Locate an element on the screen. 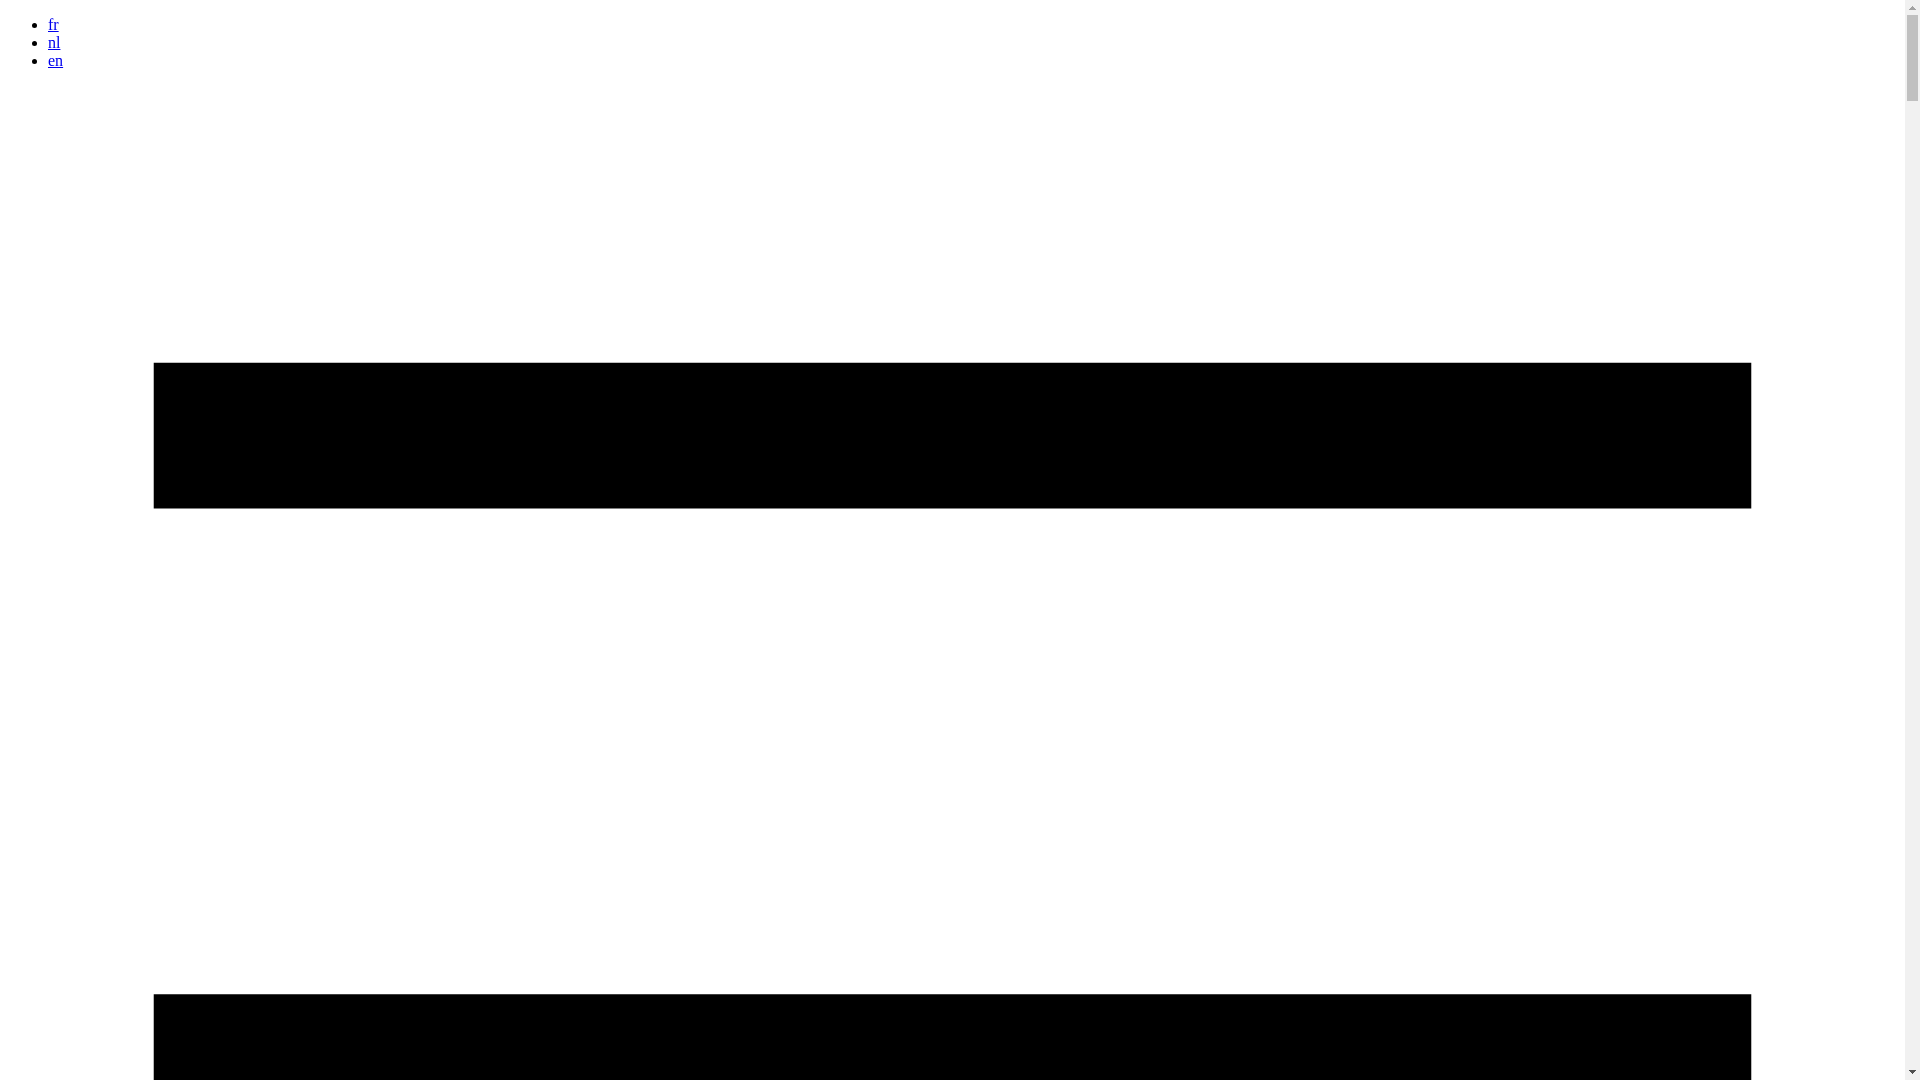 Image resolution: width=1920 pixels, height=1080 pixels. 'en' is located at coordinates (48, 59).